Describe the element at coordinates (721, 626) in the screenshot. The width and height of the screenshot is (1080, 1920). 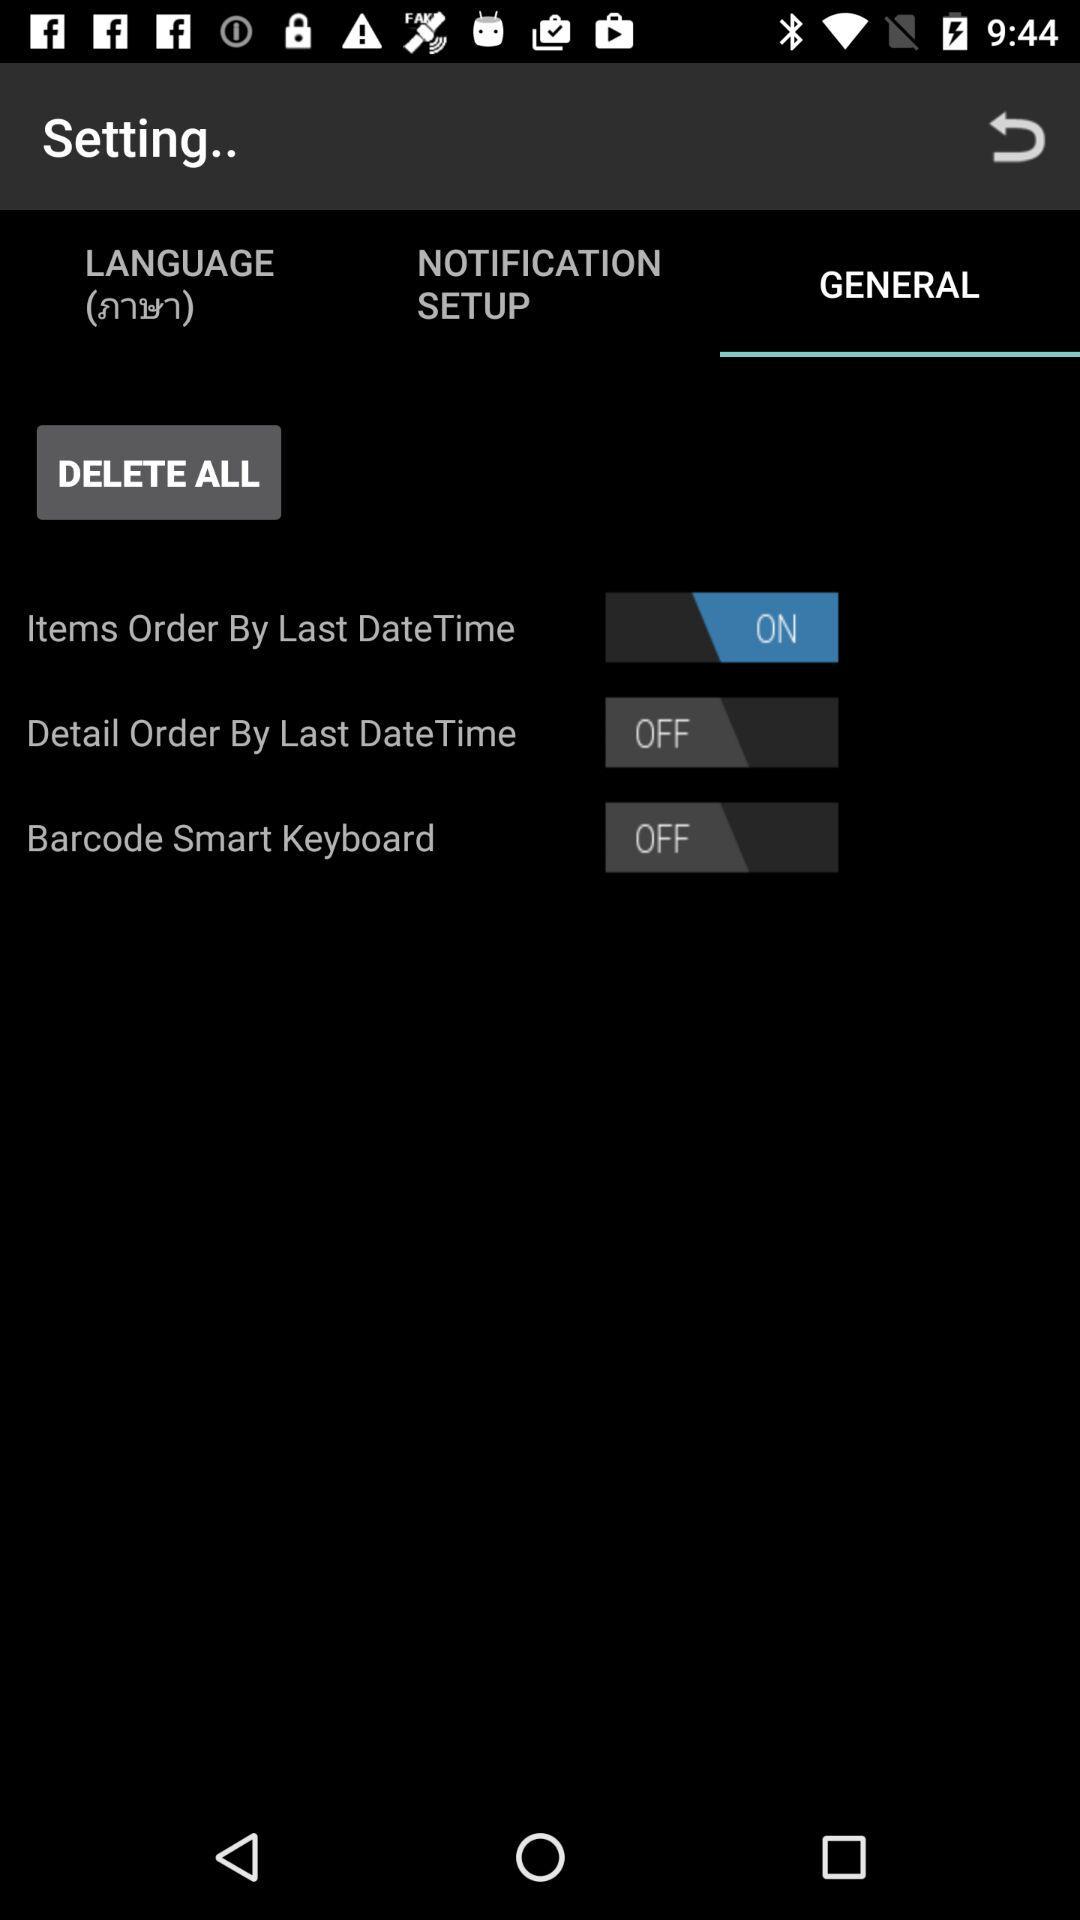
I see `turn off item order by lastdatetime` at that location.